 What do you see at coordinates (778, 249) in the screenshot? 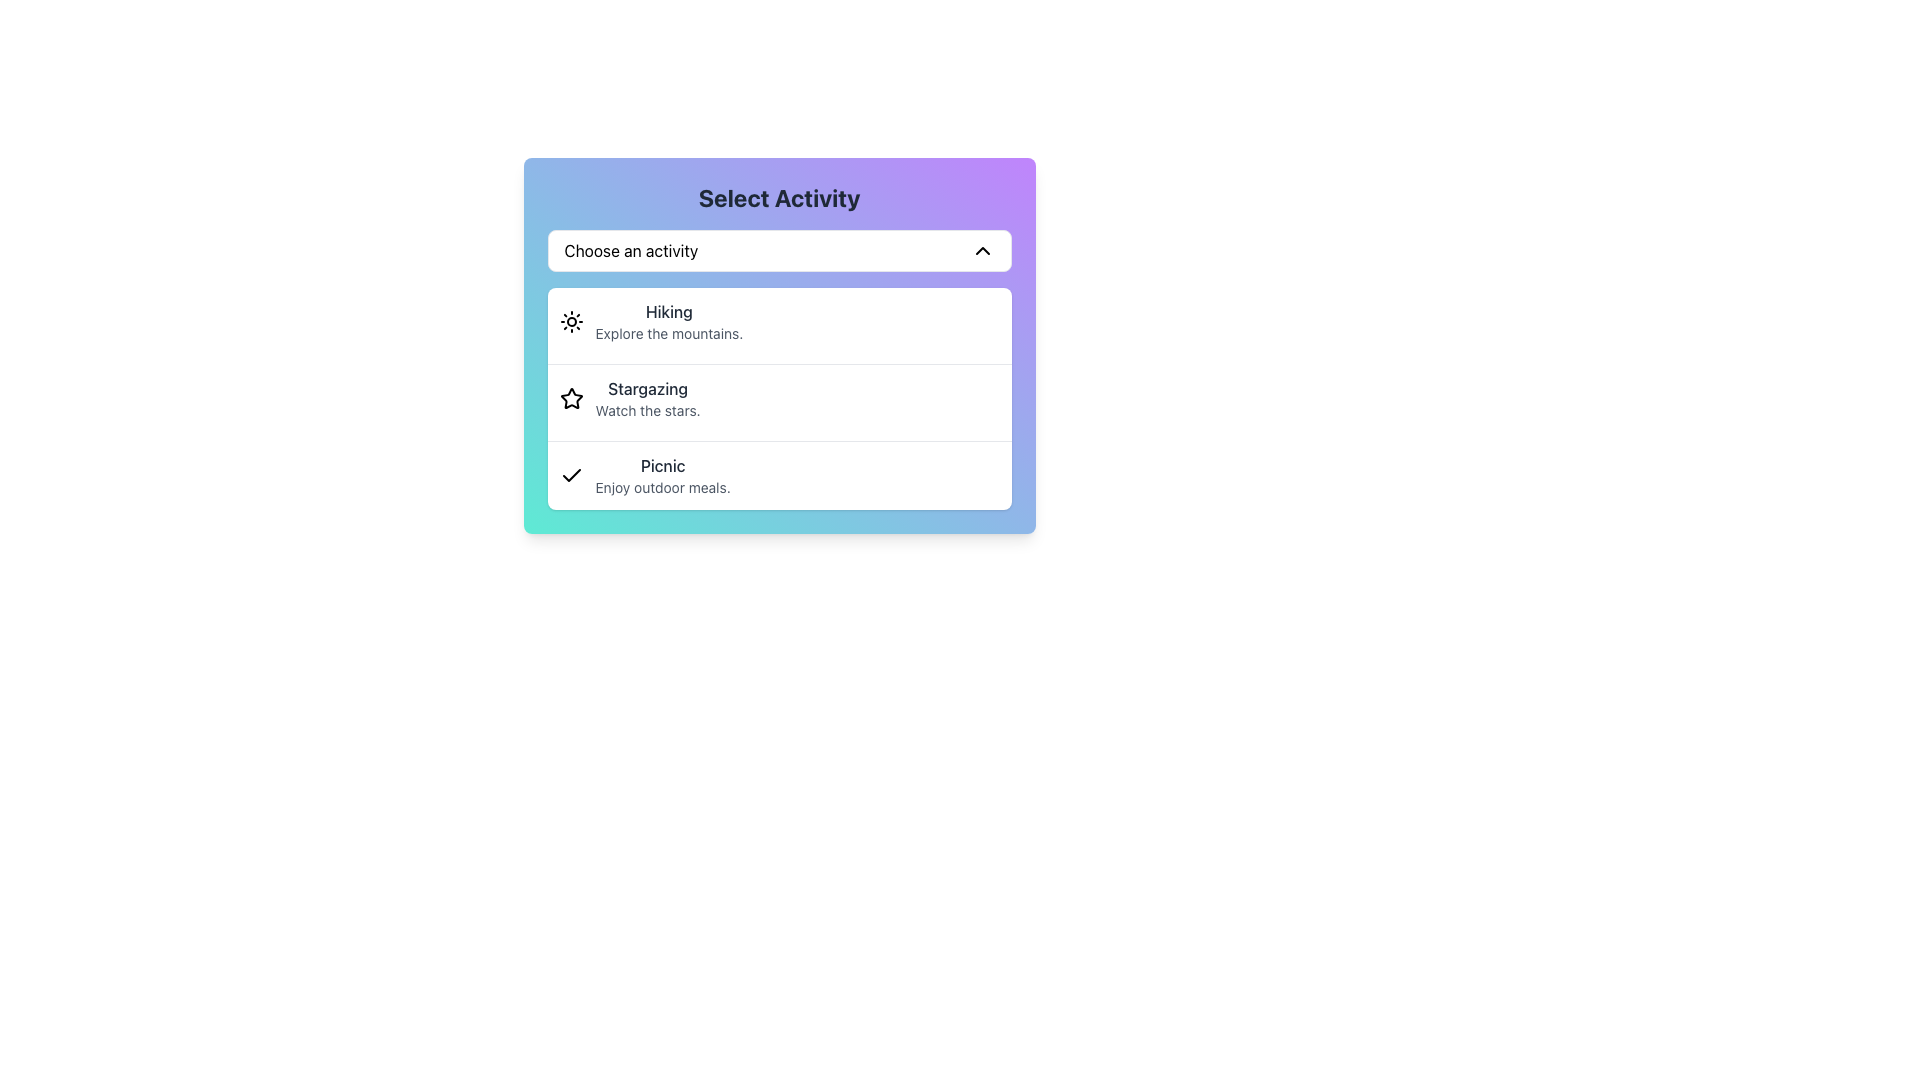
I see `the dropdown menu positioned below the title 'Select Activity', which allows users to select from a list of activities` at bounding box center [778, 249].